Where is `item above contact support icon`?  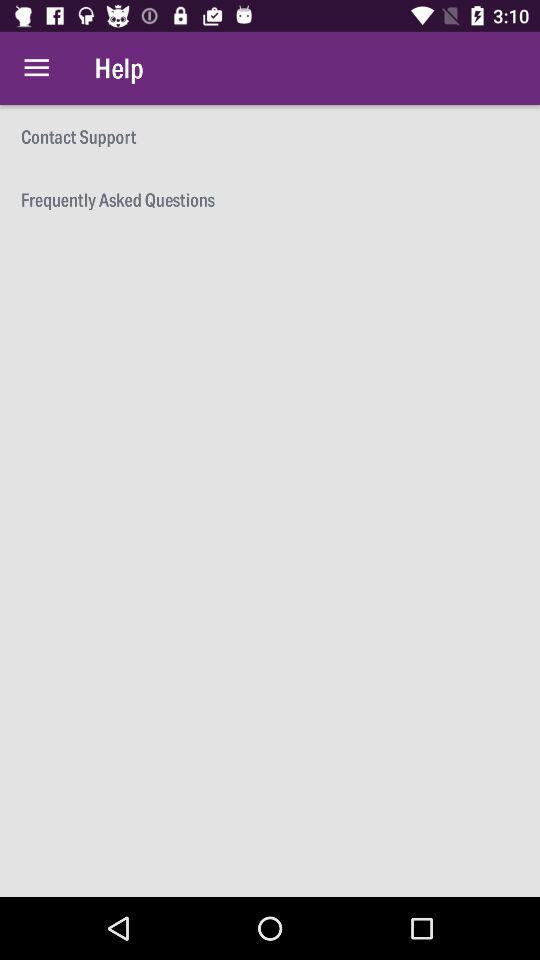
item above contact support icon is located at coordinates (36, 68).